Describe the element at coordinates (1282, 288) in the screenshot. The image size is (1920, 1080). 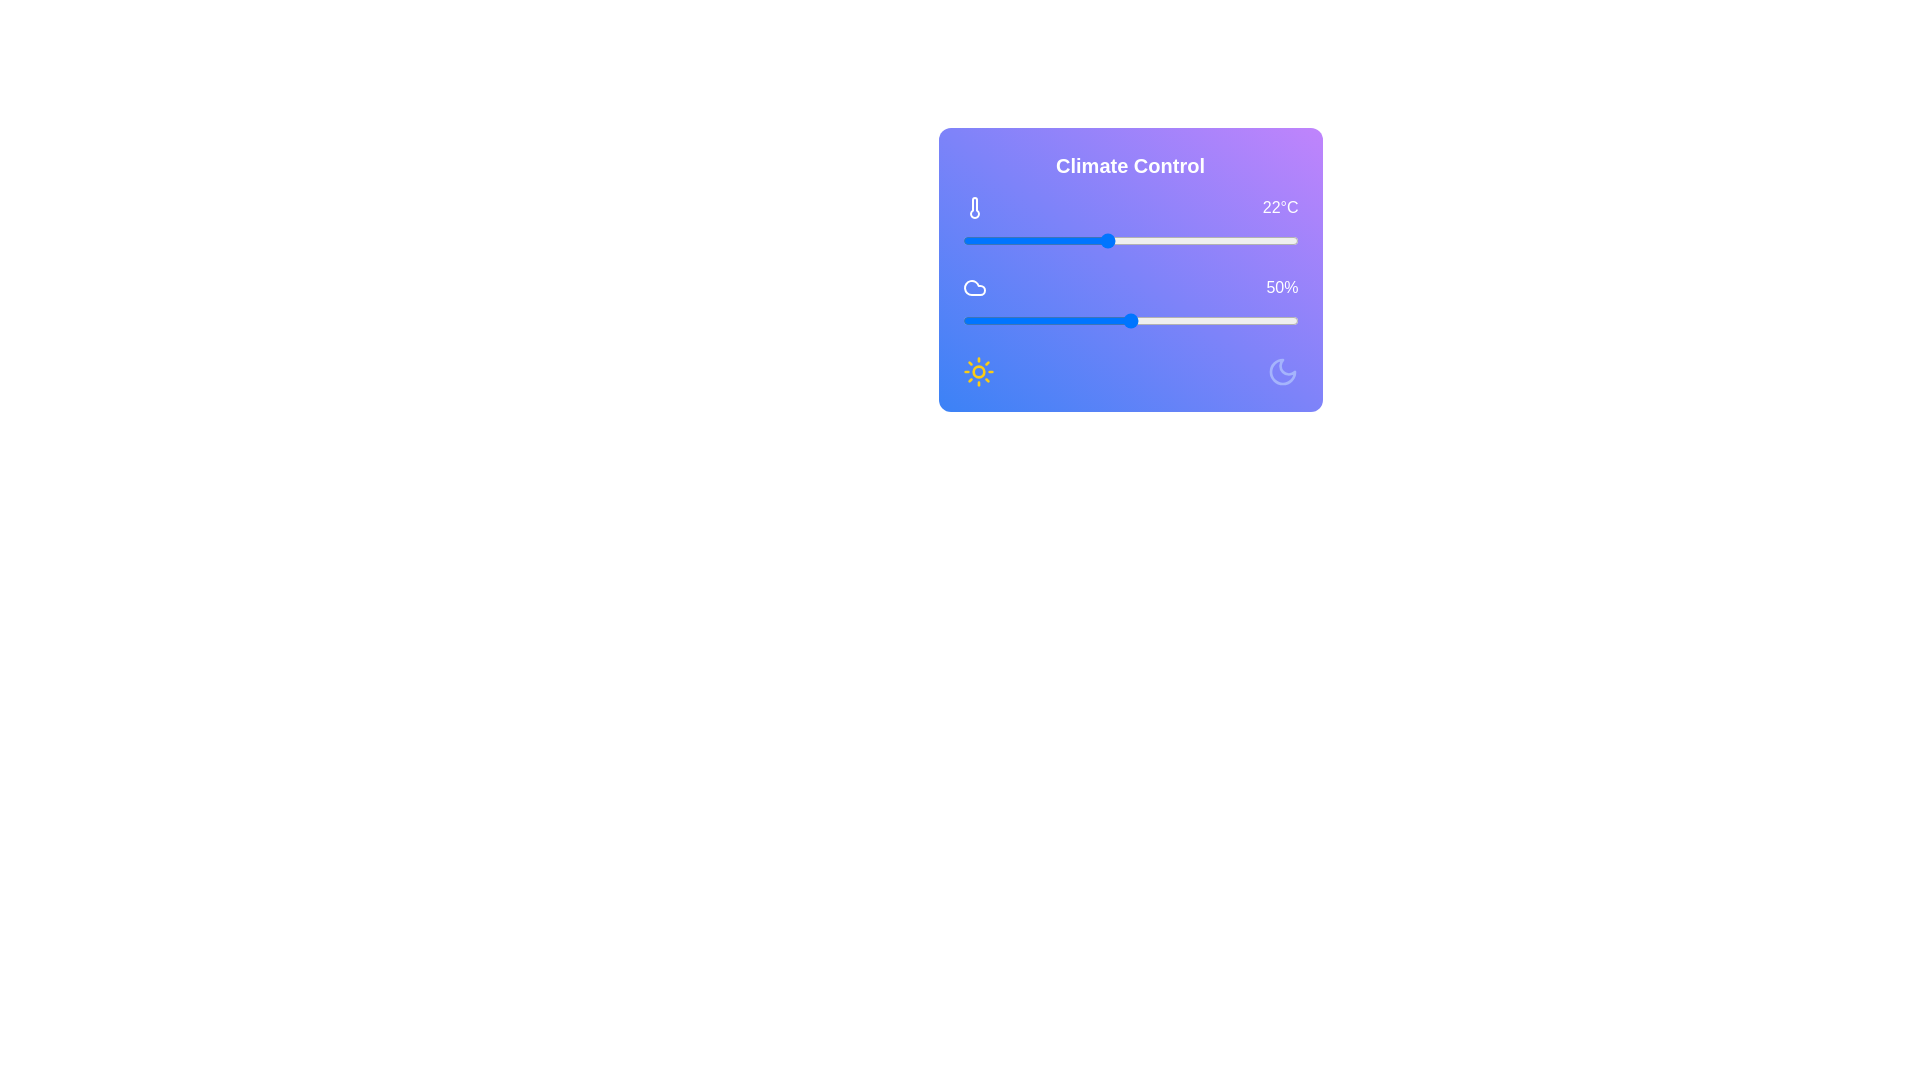
I see `the text label displaying '50%' in white color within a blue box, located in the middle-right of the climate control panel` at that location.